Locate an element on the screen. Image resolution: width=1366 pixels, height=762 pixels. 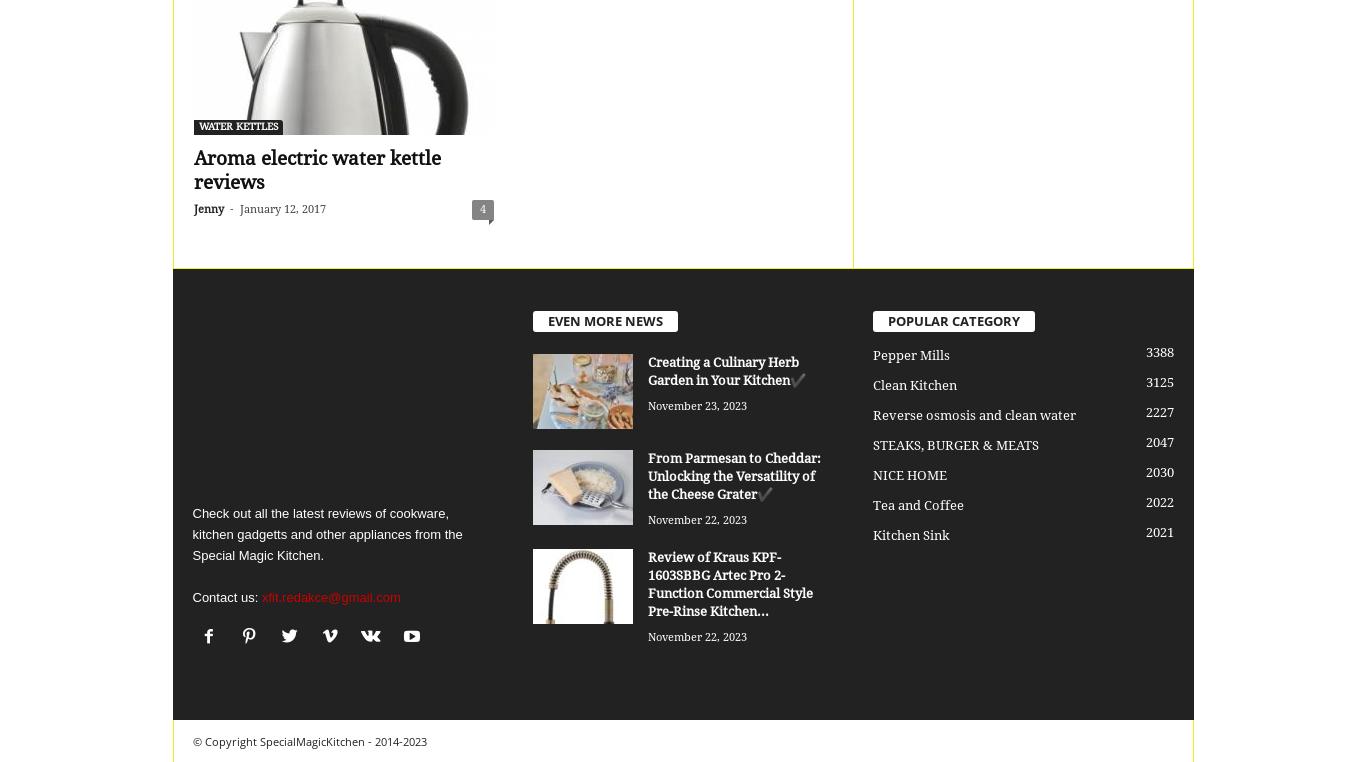
'Check out all the latest reviews of cookware, kitchen gadgetts and other appliances from the Special Magic Kitchen.' is located at coordinates (327, 533).